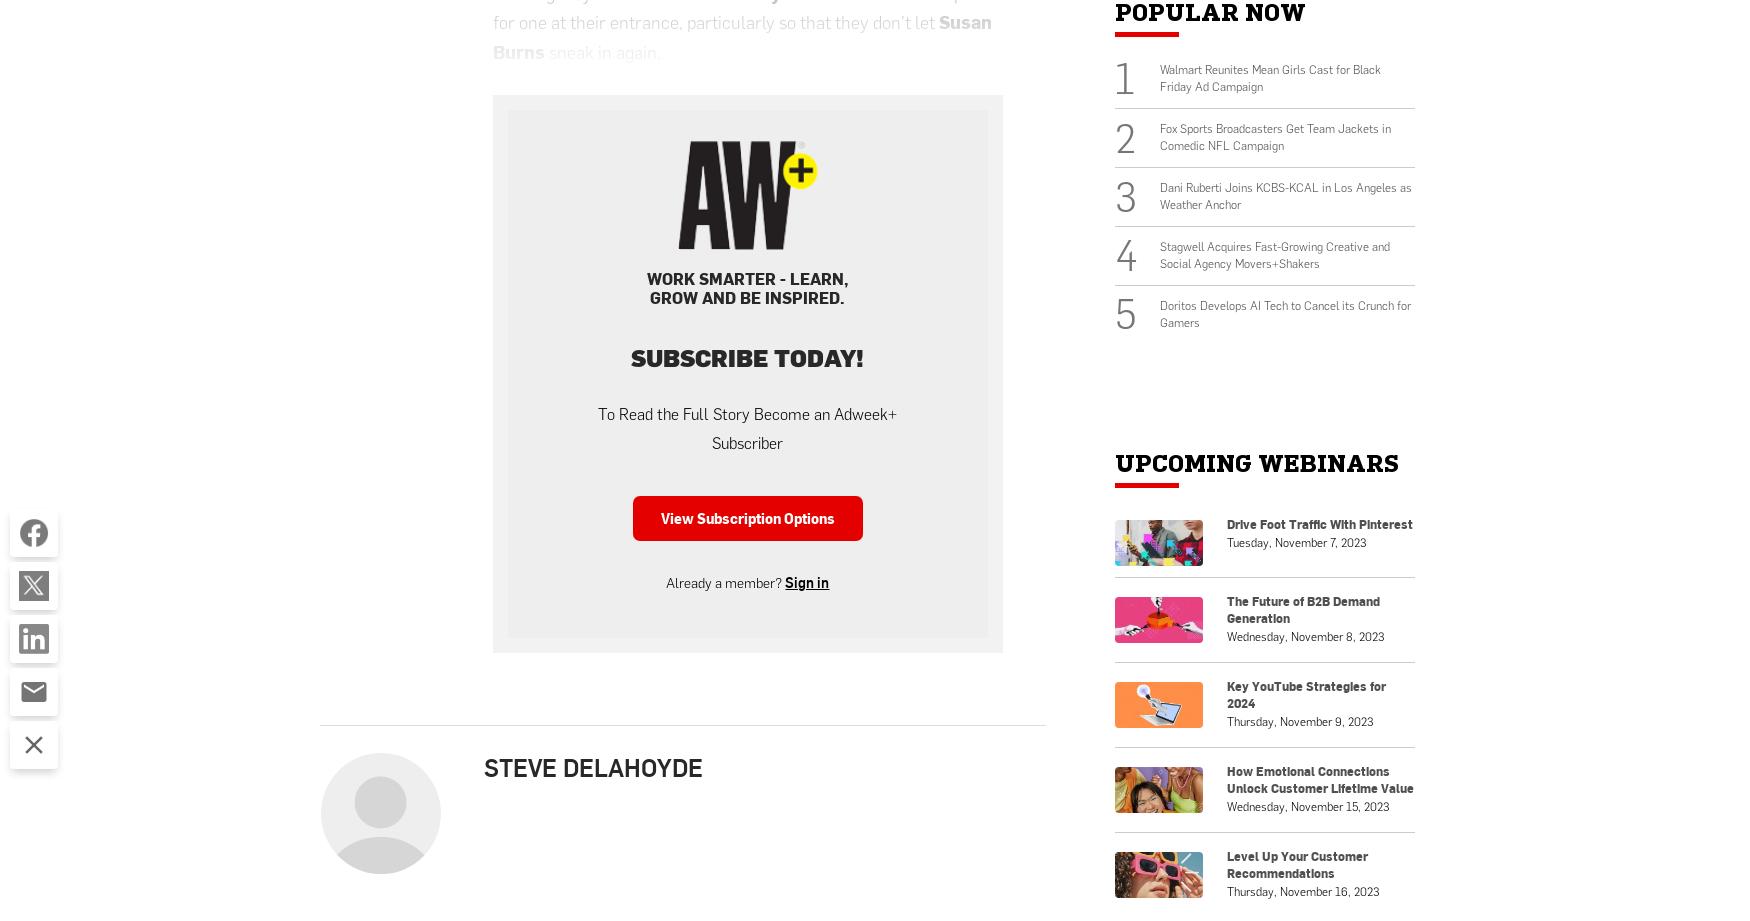  I want to click on 'Drive Foot Traffic With Pinterest', so click(1318, 523).